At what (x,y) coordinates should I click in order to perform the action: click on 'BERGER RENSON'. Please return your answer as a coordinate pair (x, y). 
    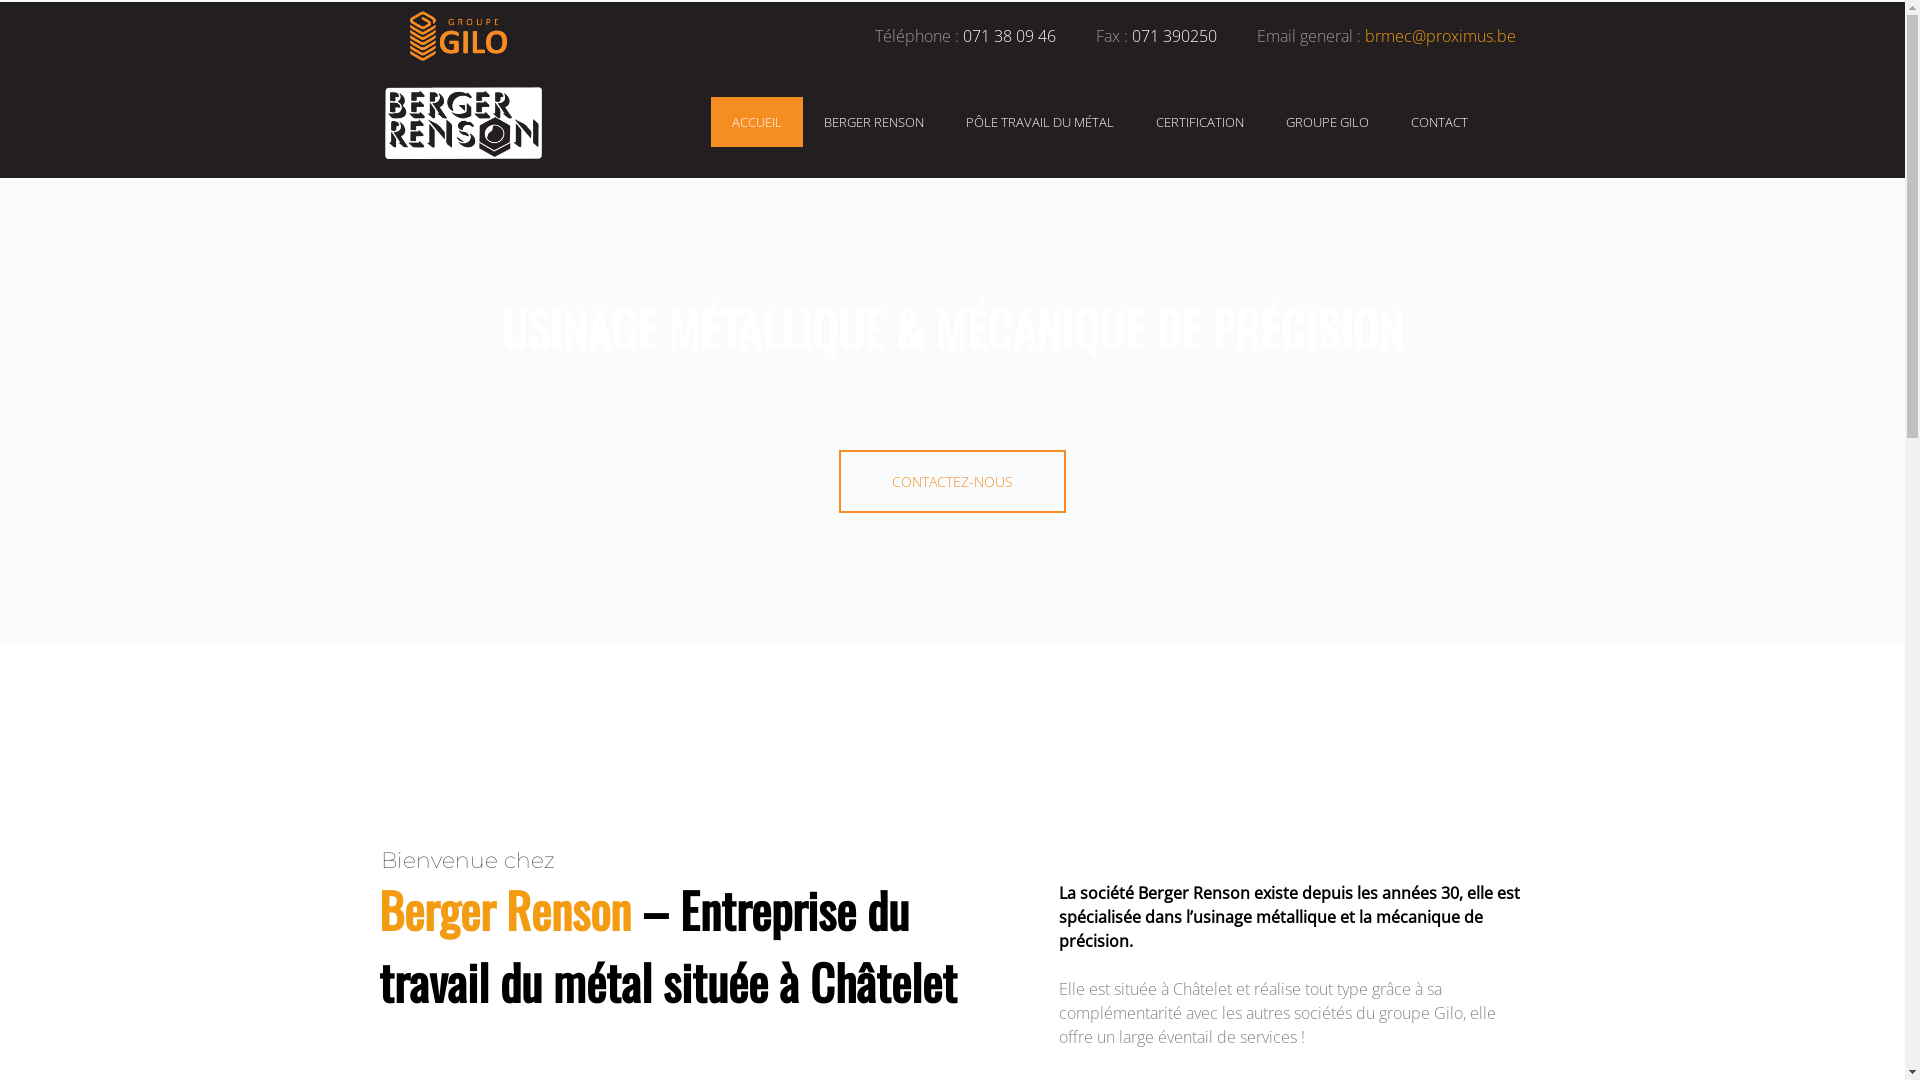
    Looking at the image, I should click on (873, 122).